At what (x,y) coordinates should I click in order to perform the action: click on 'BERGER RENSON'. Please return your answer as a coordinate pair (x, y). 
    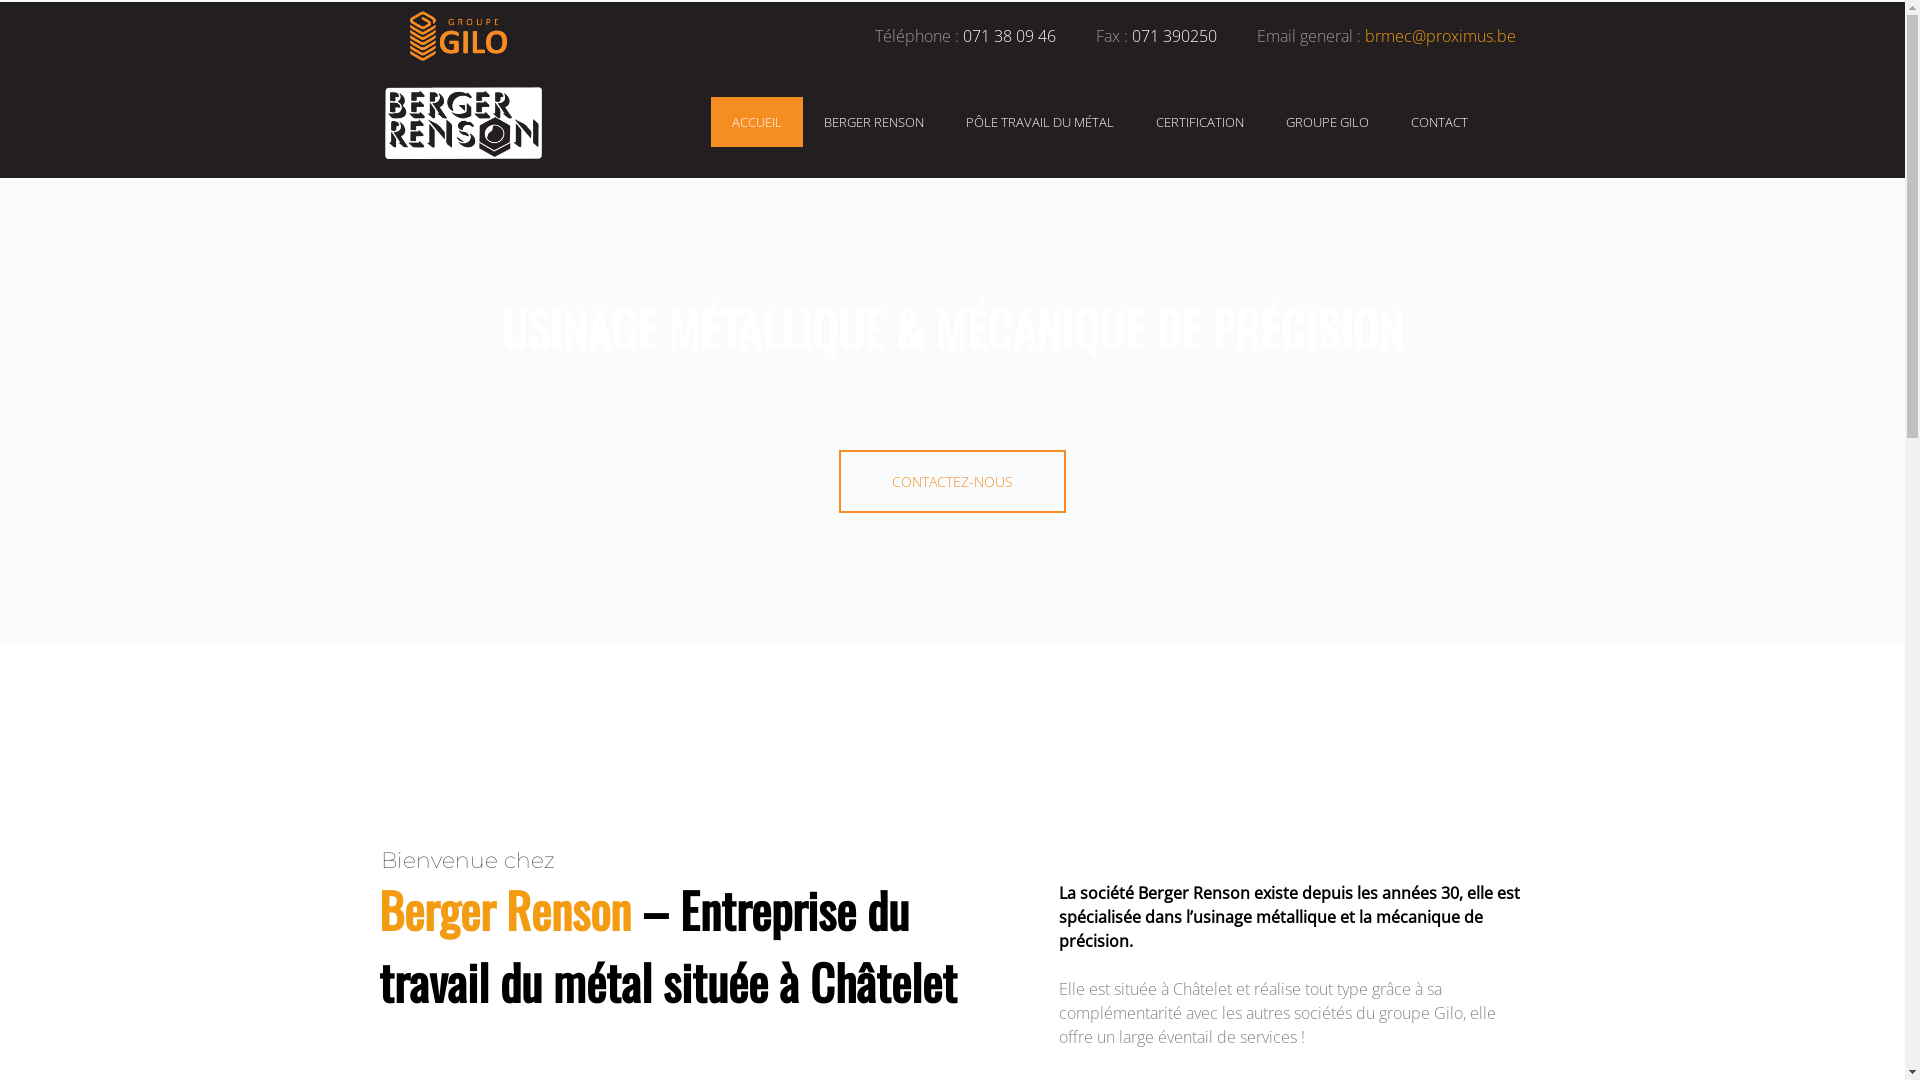
    Looking at the image, I should click on (873, 122).